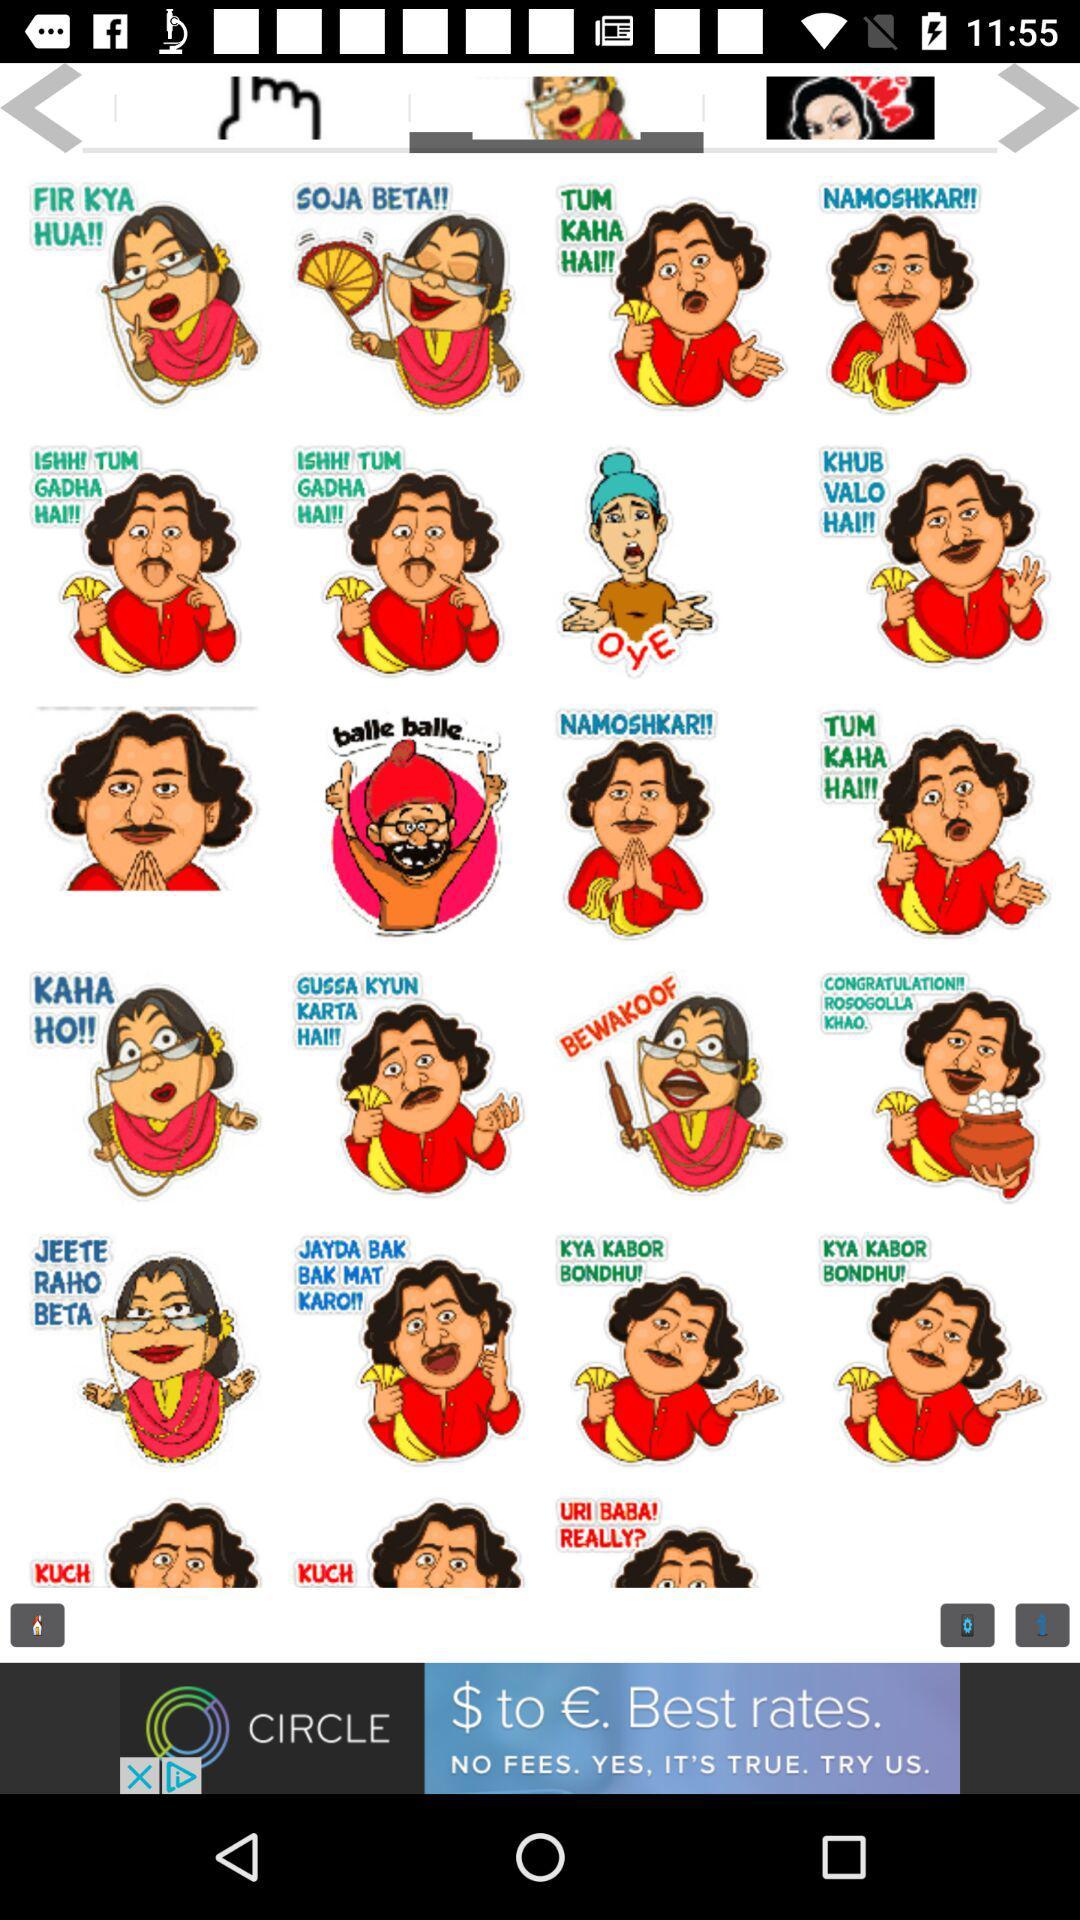  Describe the element at coordinates (966, 1625) in the screenshot. I see `the add icon` at that location.